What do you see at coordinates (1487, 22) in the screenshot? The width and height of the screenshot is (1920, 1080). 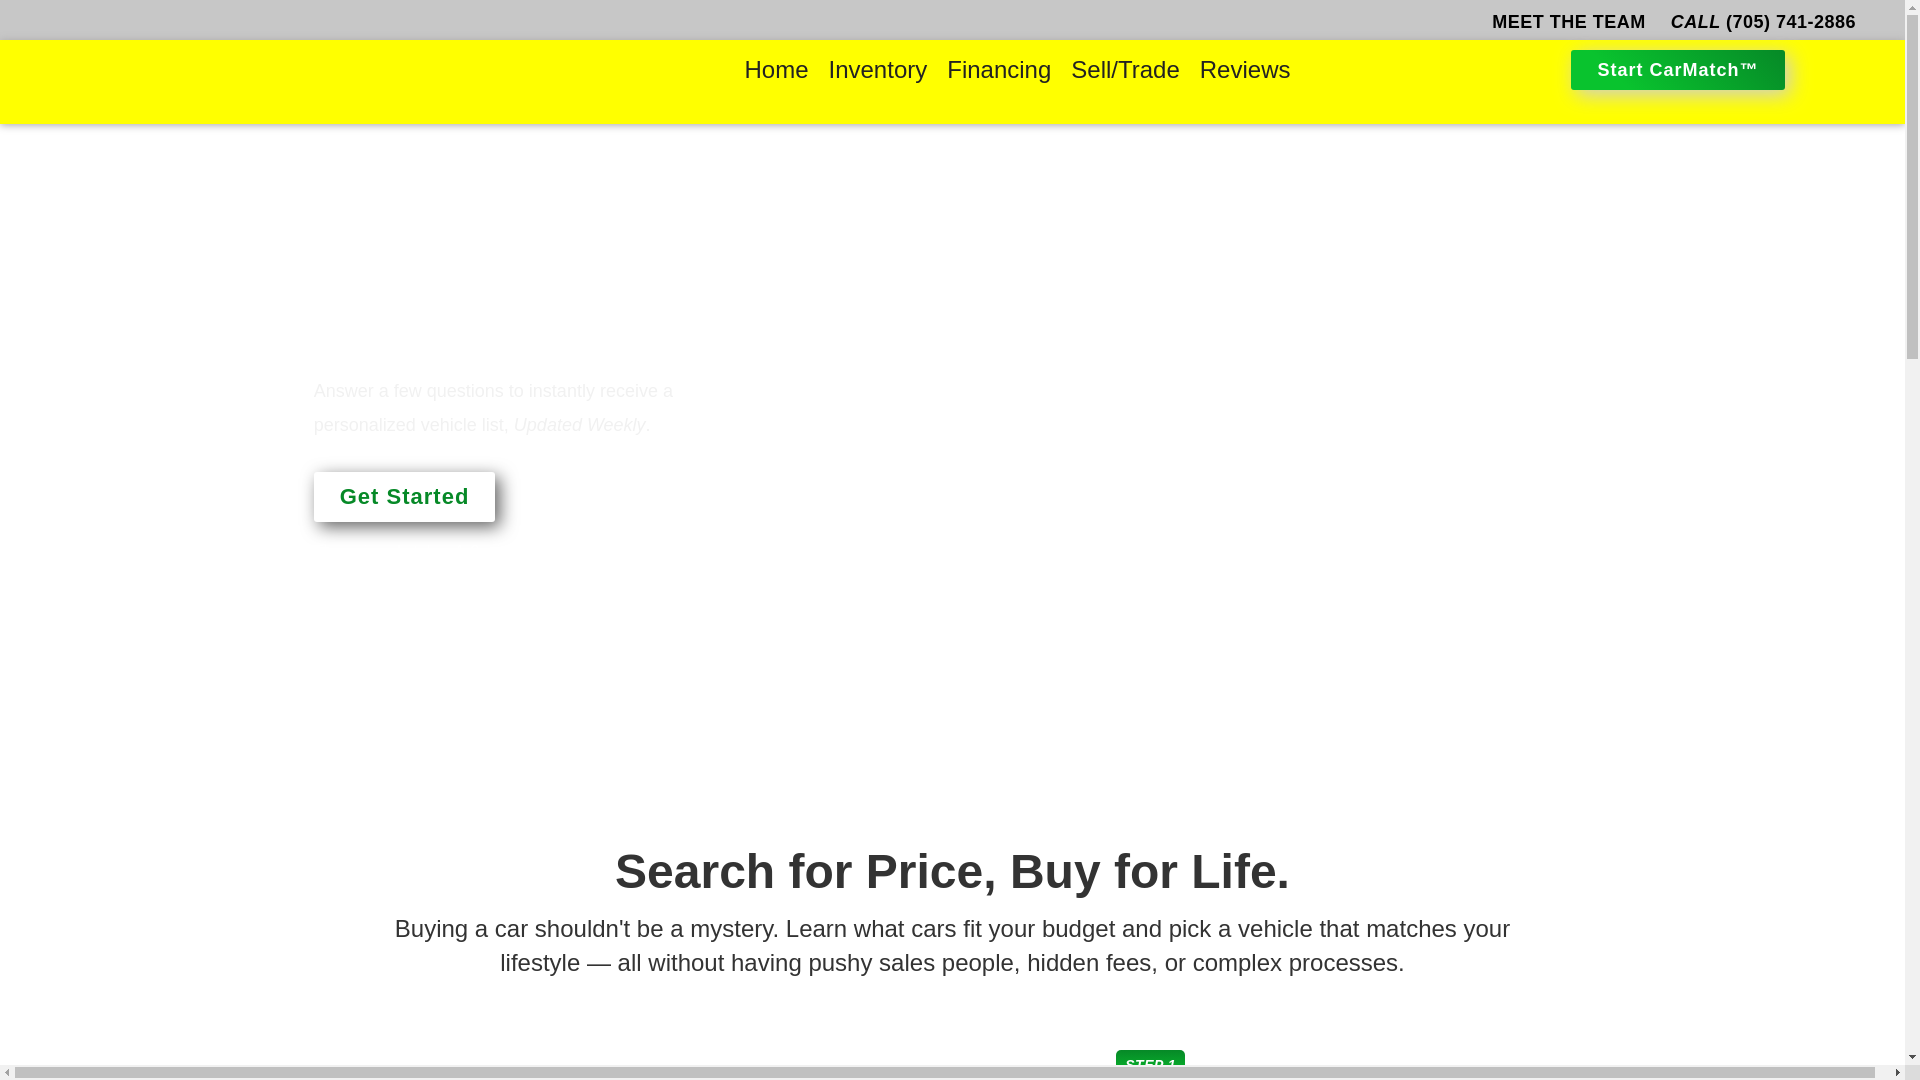 I see `'MEET THE TEAM'` at bounding box center [1487, 22].